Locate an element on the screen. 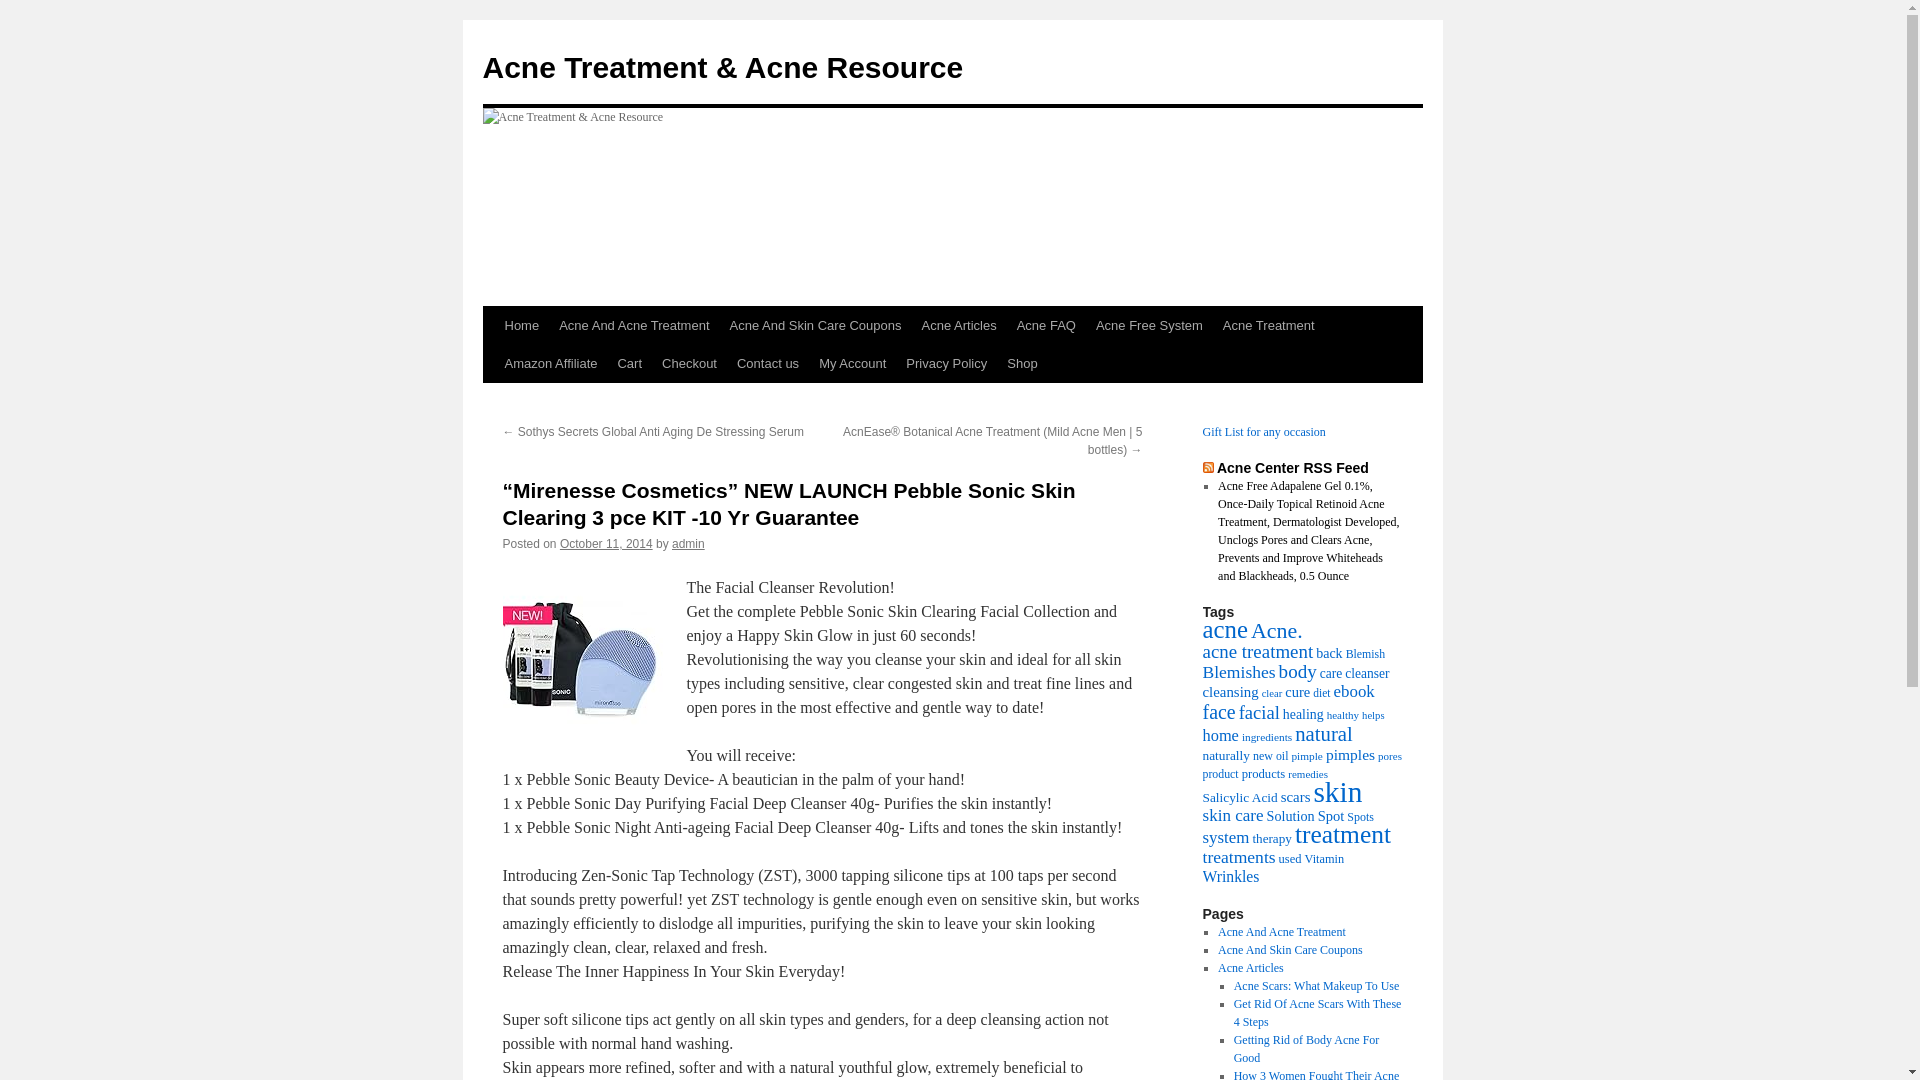 The height and width of the screenshot is (1080, 1920). 'Shop' is located at coordinates (1022, 363).